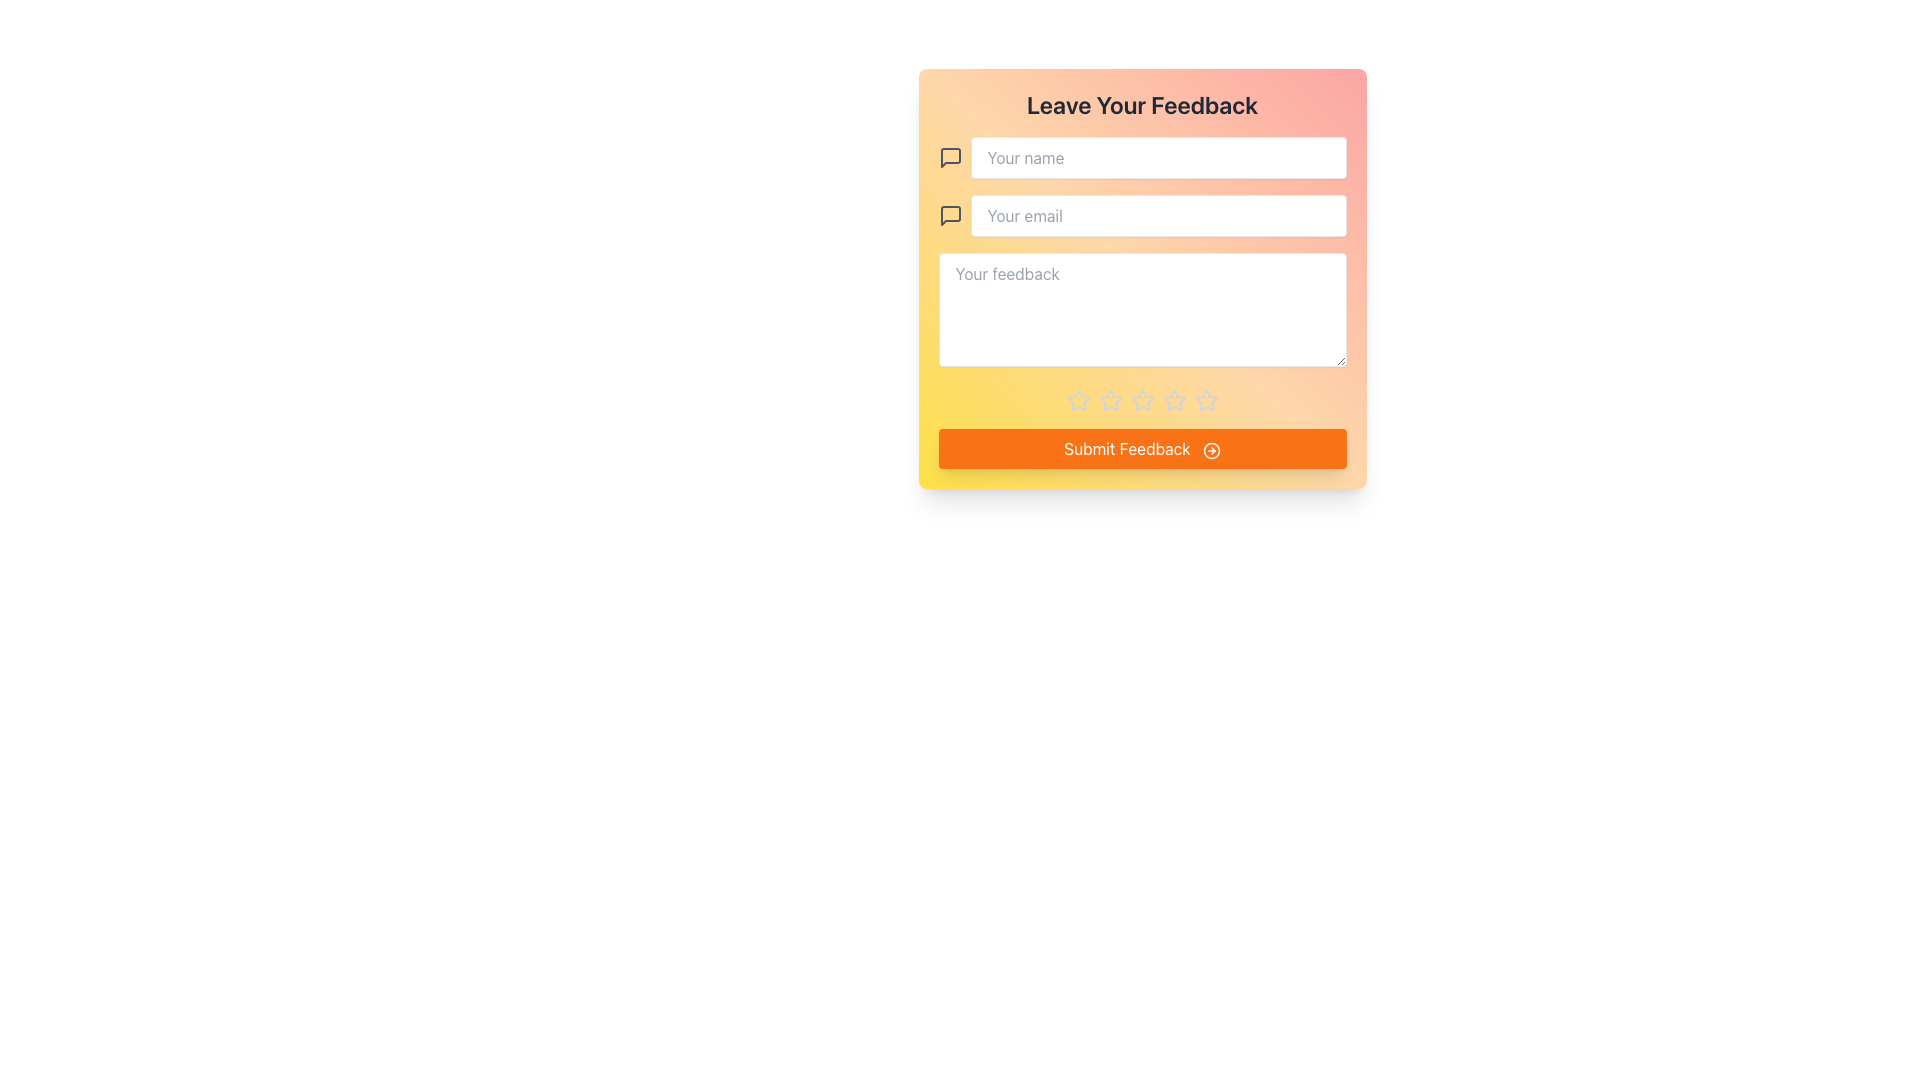 The image size is (1920, 1080). Describe the element at coordinates (1174, 401) in the screenshot. I see `the sixth star-shaped rating icon, styled in light gray, located below the feedback text area` at that location.